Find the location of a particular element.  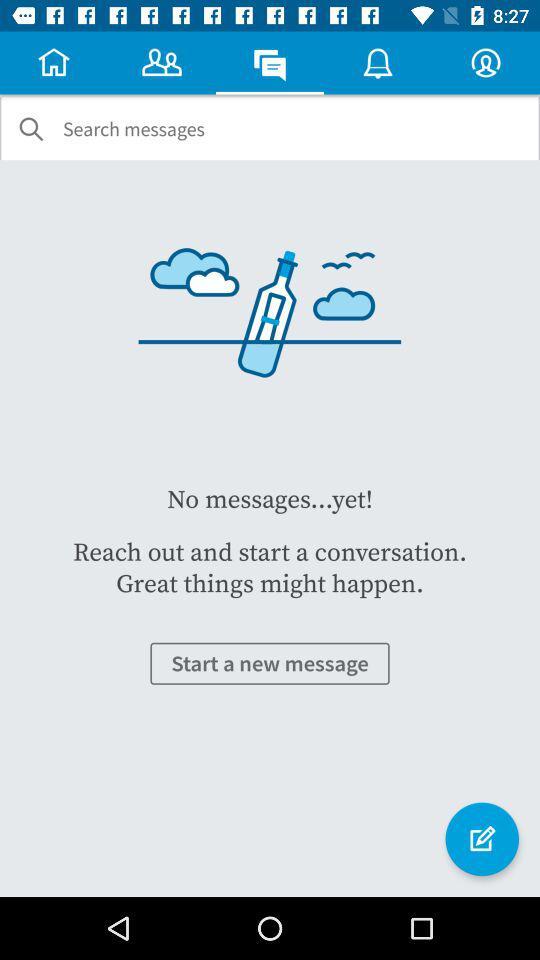

the note icon is located at coordinates (481, 839).